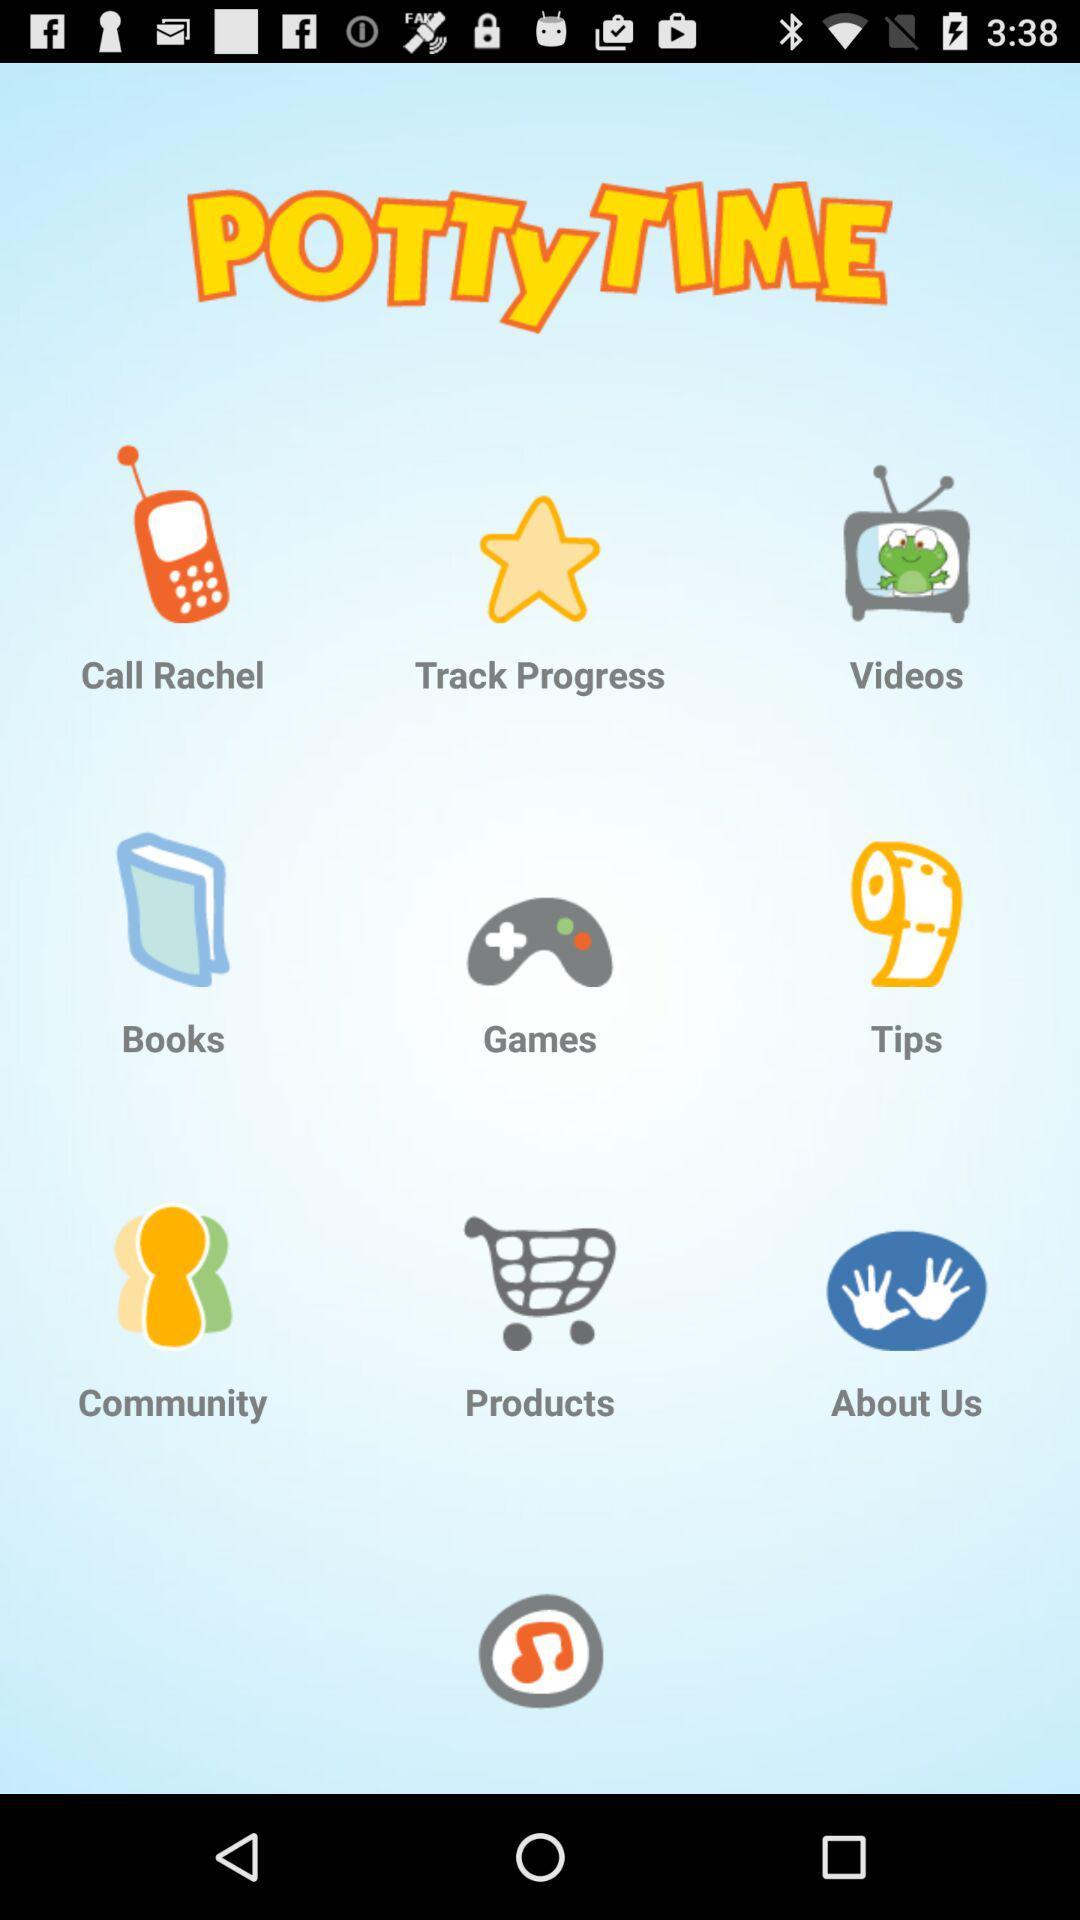 The width and height of the screenshot is (1080, 1920). I want to click on the item below call rachel icon, so click(172, 881).